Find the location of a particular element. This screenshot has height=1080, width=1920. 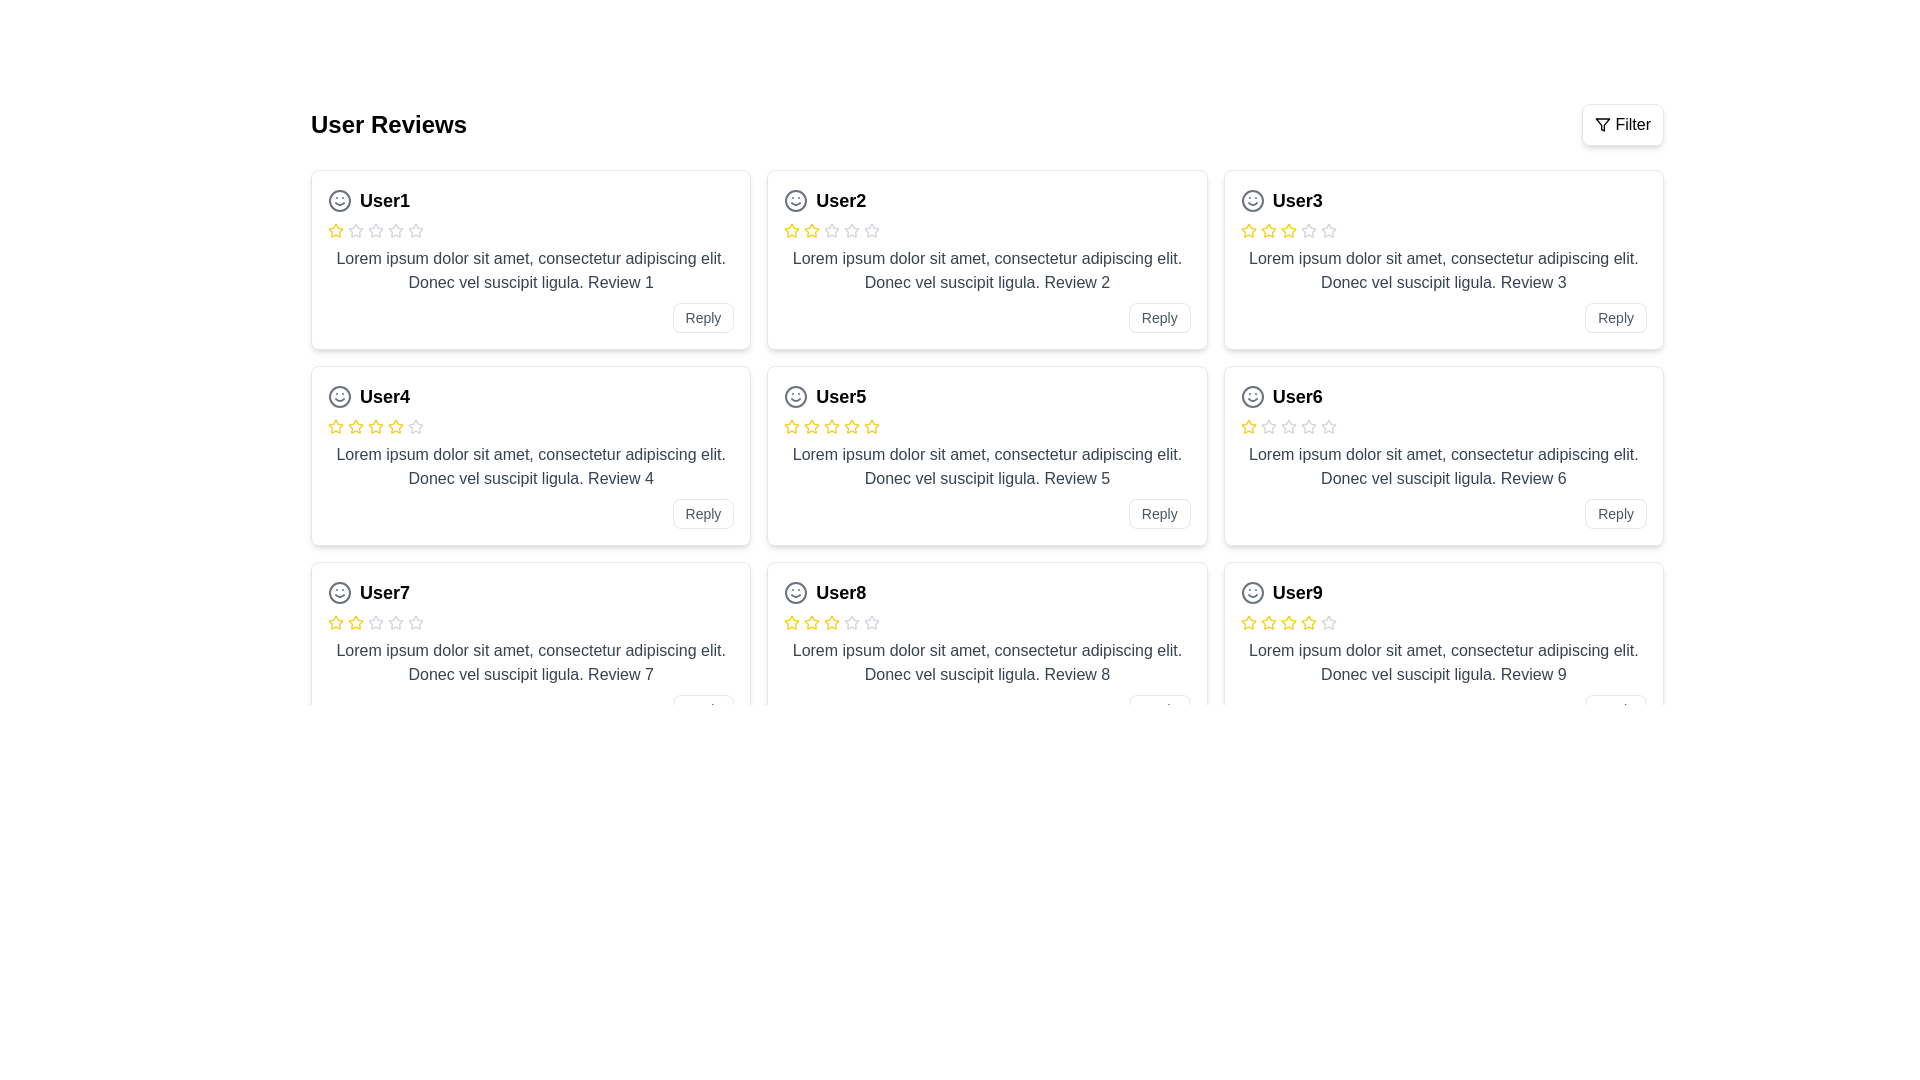

the 'Reply' button in the bottom-right corner of the third review card for 'User3' to change its background is located at coordinates (1616, 316).